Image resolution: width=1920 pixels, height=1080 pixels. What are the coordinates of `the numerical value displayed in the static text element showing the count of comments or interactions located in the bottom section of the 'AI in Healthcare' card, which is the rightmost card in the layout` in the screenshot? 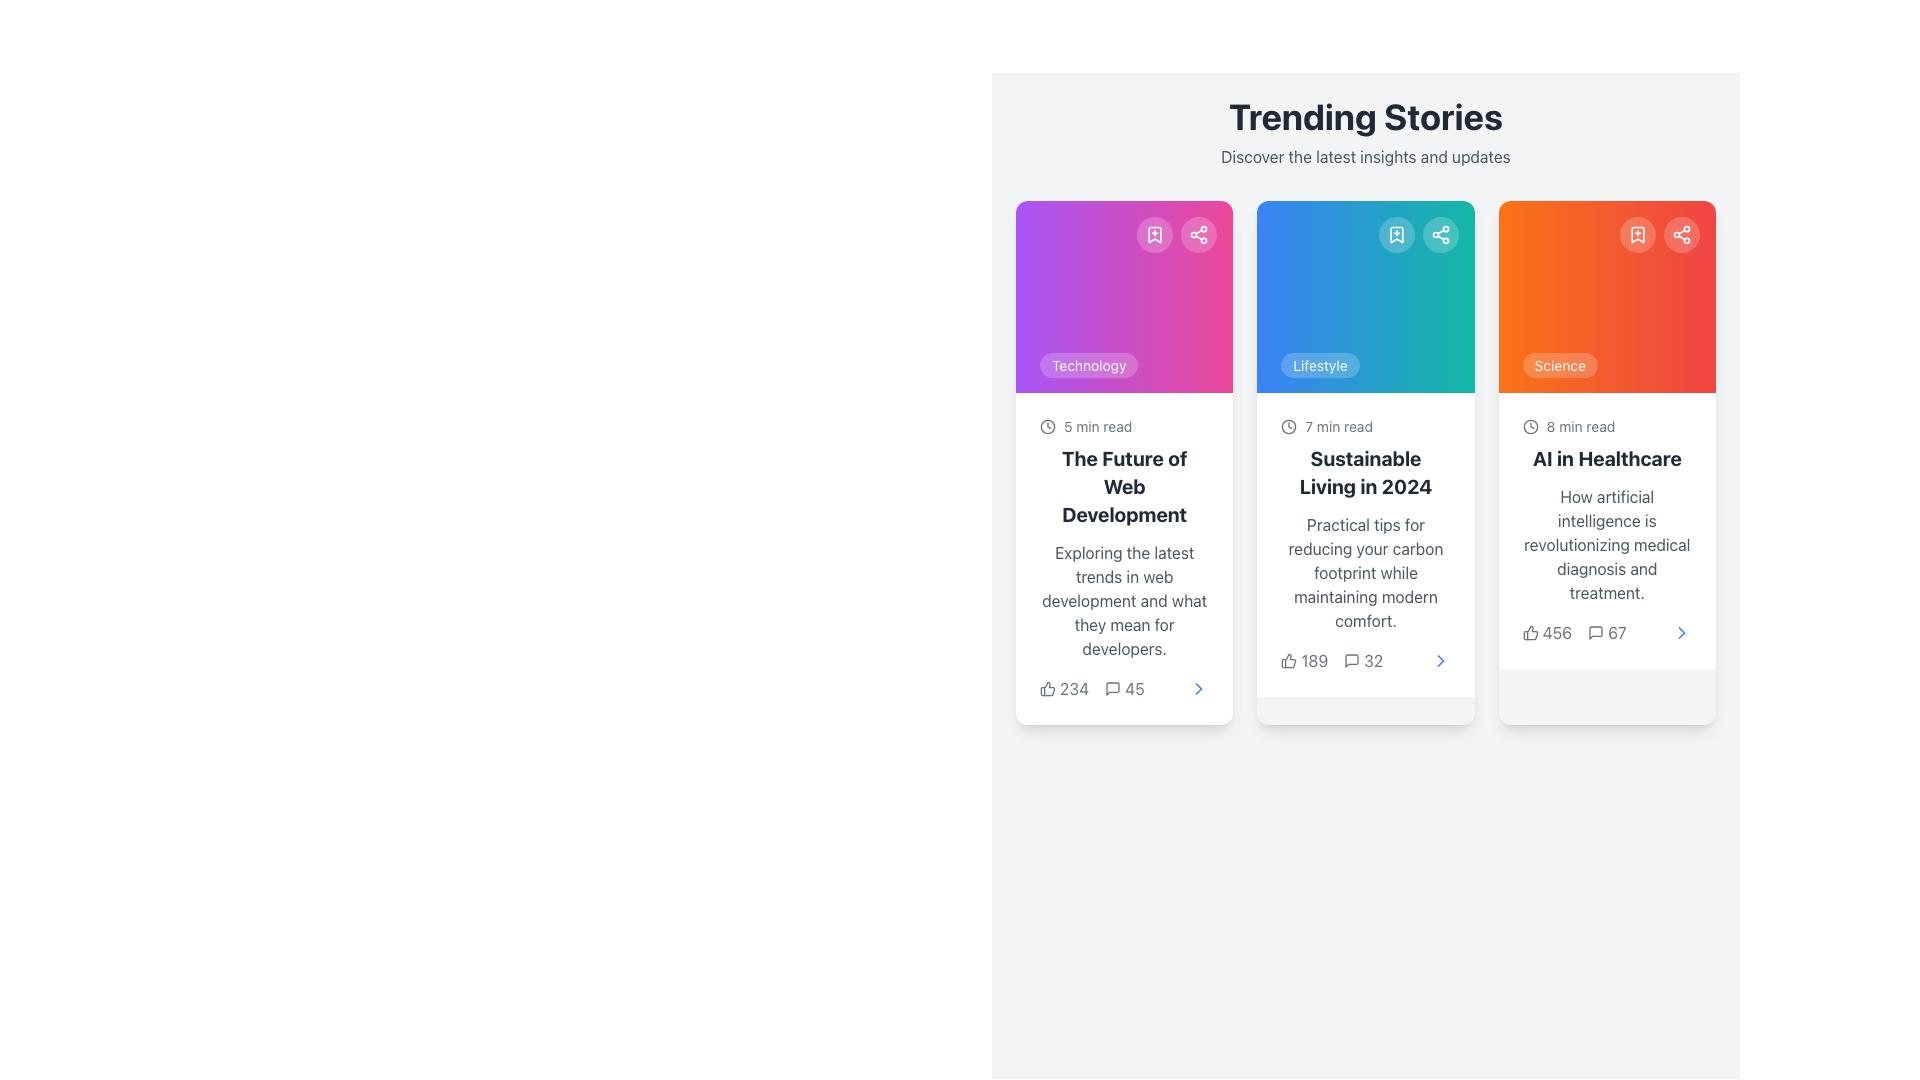 It's located at (1607, 632).